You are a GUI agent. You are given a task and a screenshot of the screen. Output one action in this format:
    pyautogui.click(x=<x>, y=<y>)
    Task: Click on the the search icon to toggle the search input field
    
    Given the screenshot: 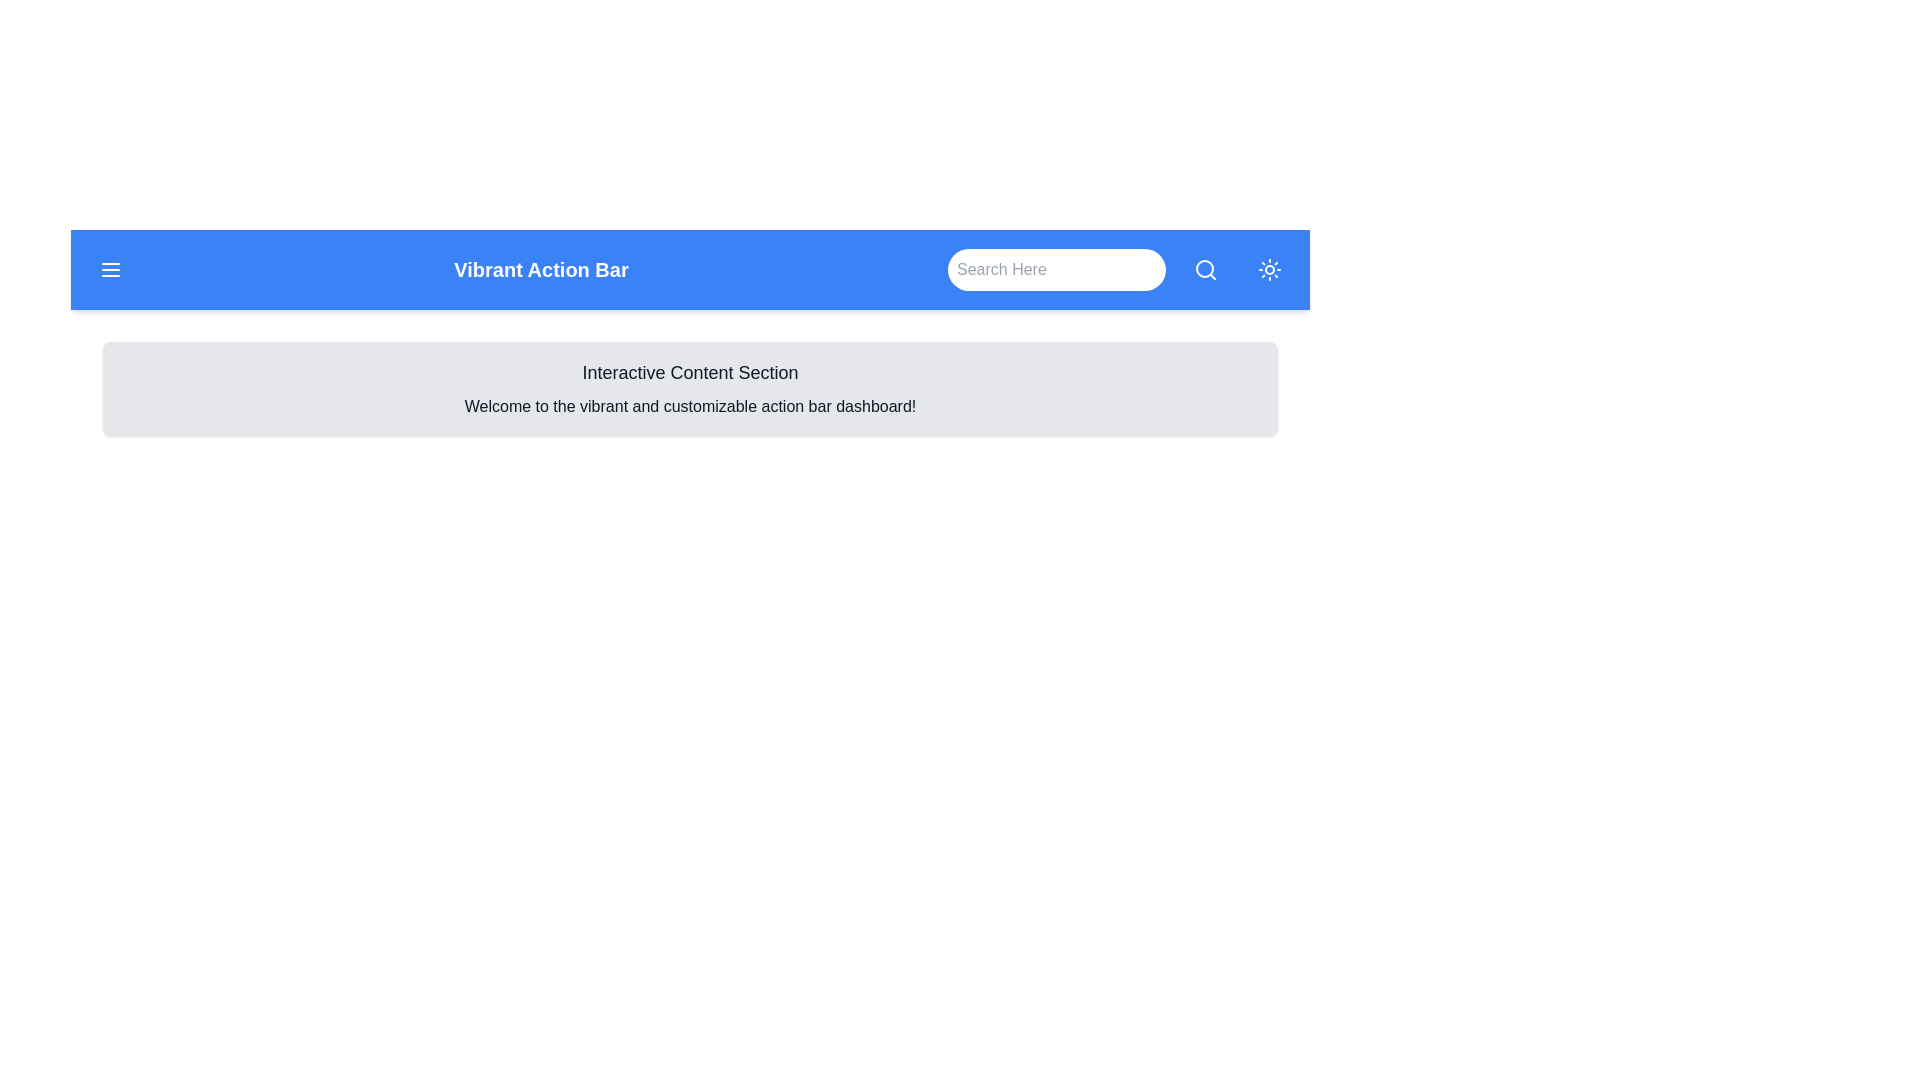 What is the action you would take?
    pyautogui.click(x=1204, y=270)
    